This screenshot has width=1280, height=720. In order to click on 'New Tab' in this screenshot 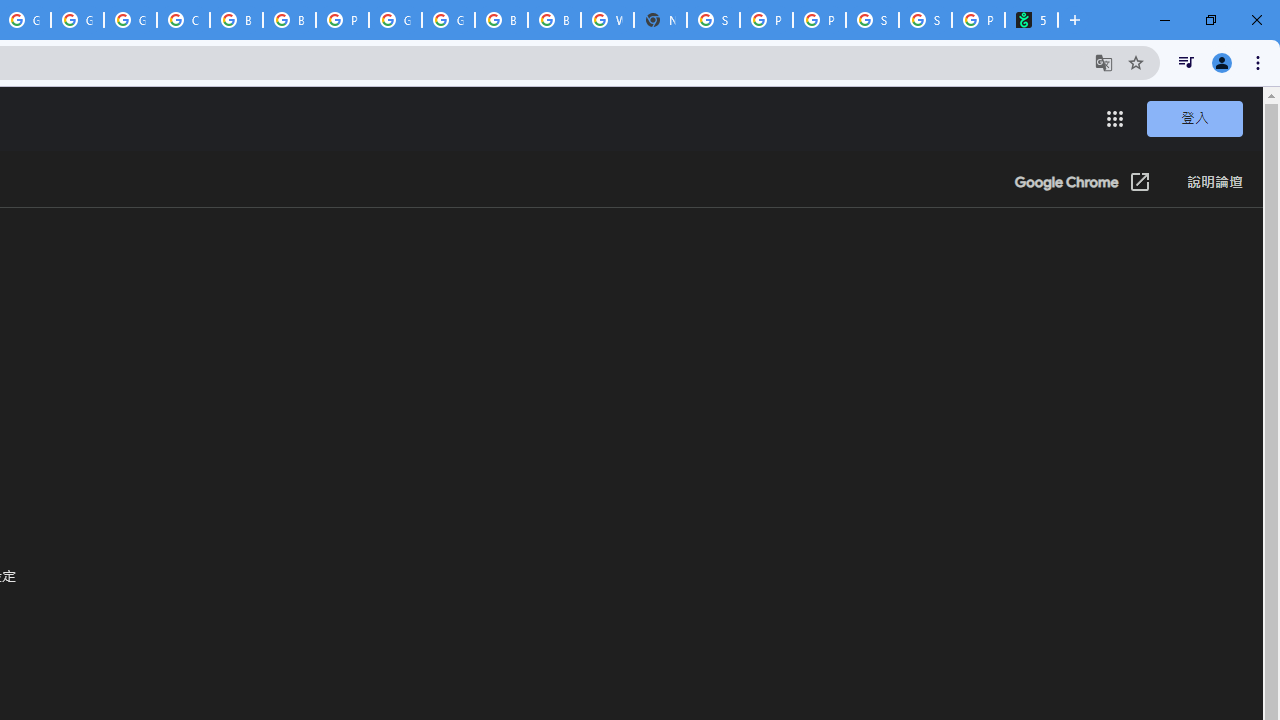, I will do `click(660, 20)`.